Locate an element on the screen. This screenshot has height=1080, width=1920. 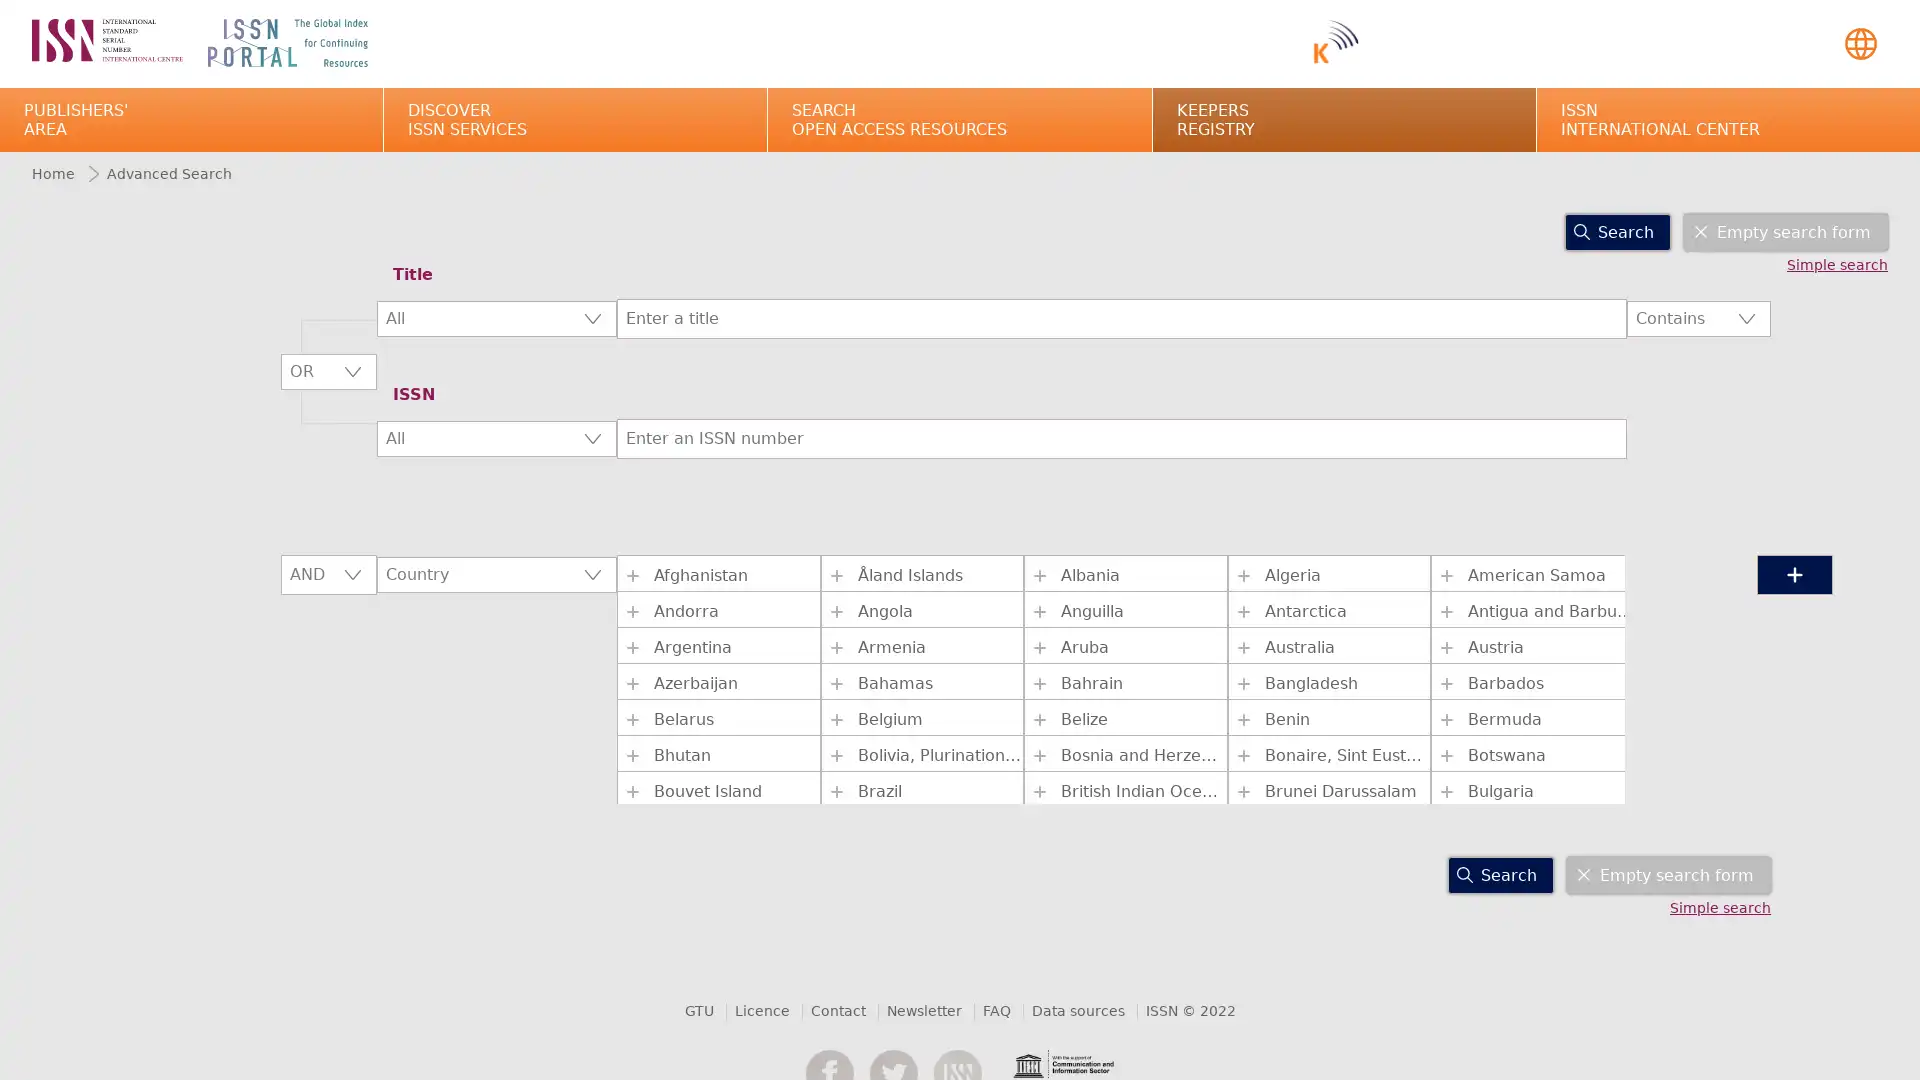
+ is located at coordinates (1794, 574).